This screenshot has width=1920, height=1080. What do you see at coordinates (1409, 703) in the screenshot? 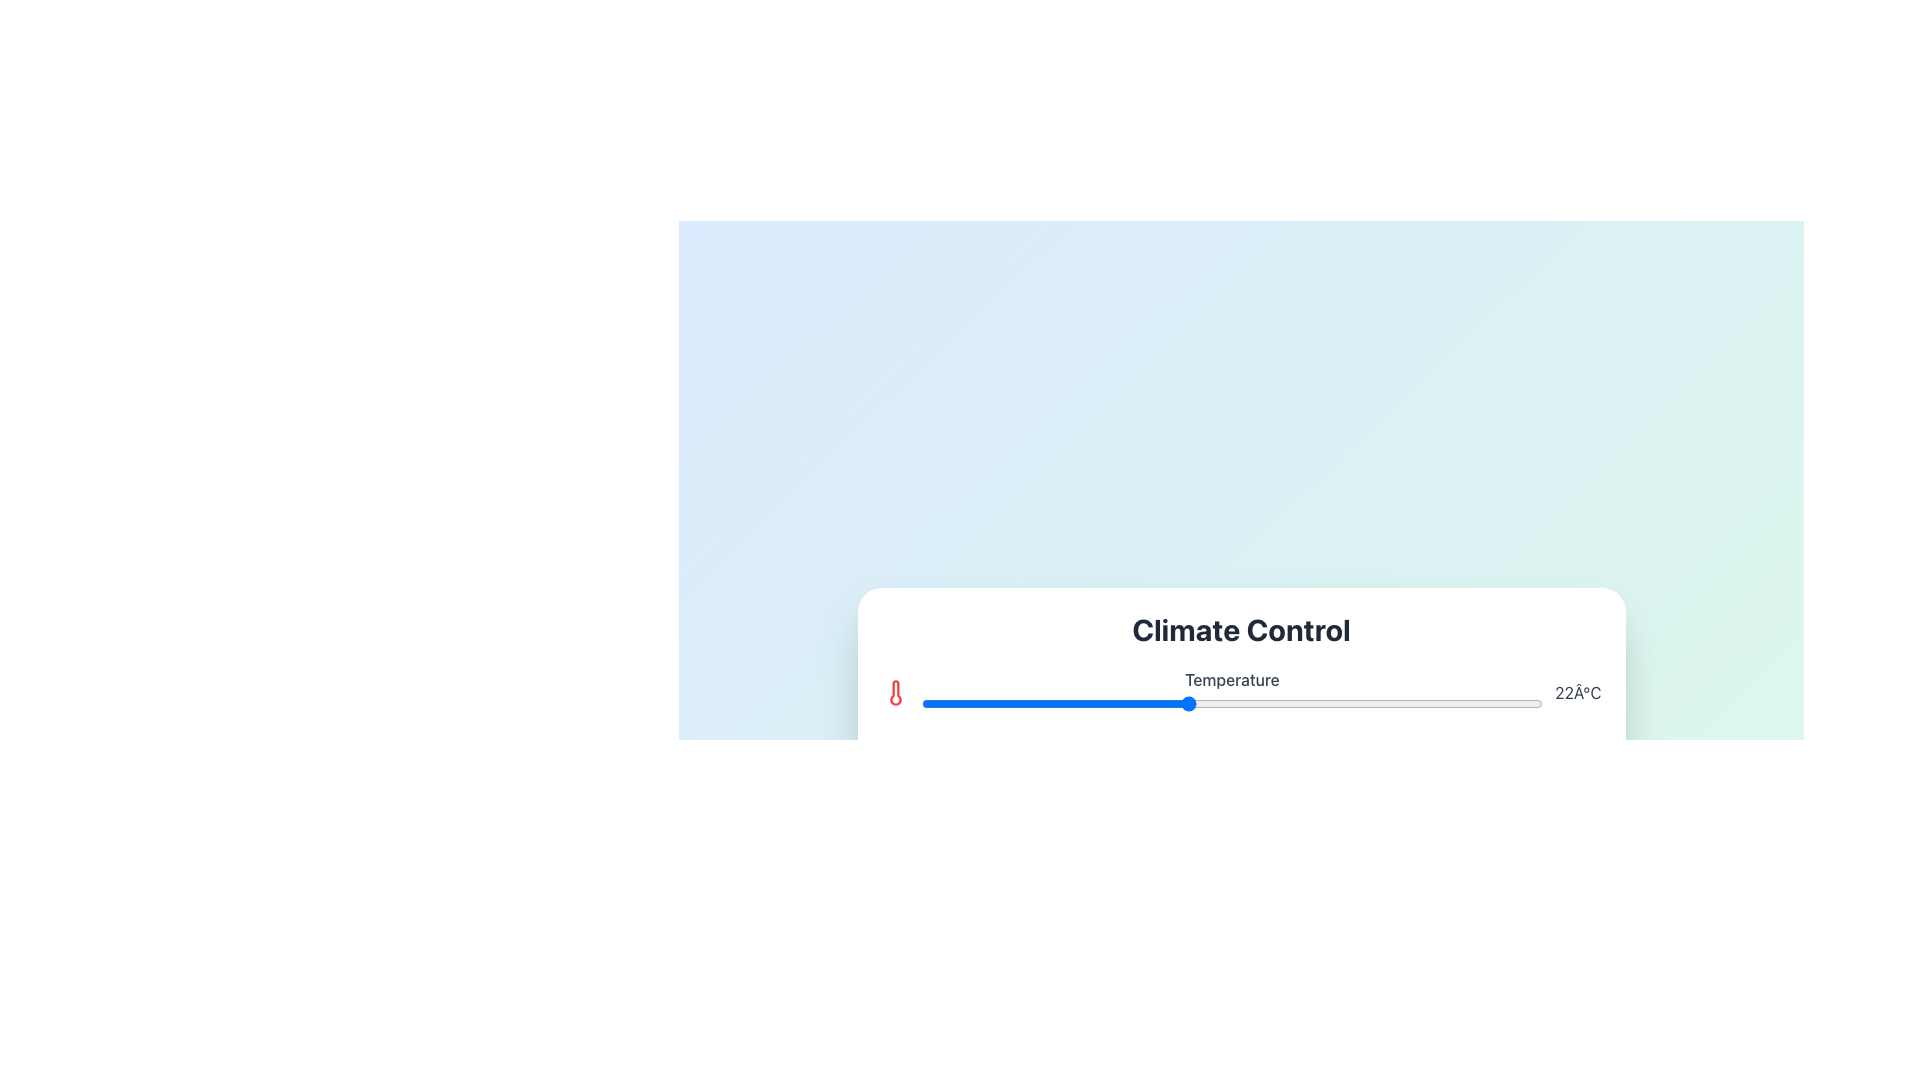
I see `temperature` at bounding box center [1409, 703].